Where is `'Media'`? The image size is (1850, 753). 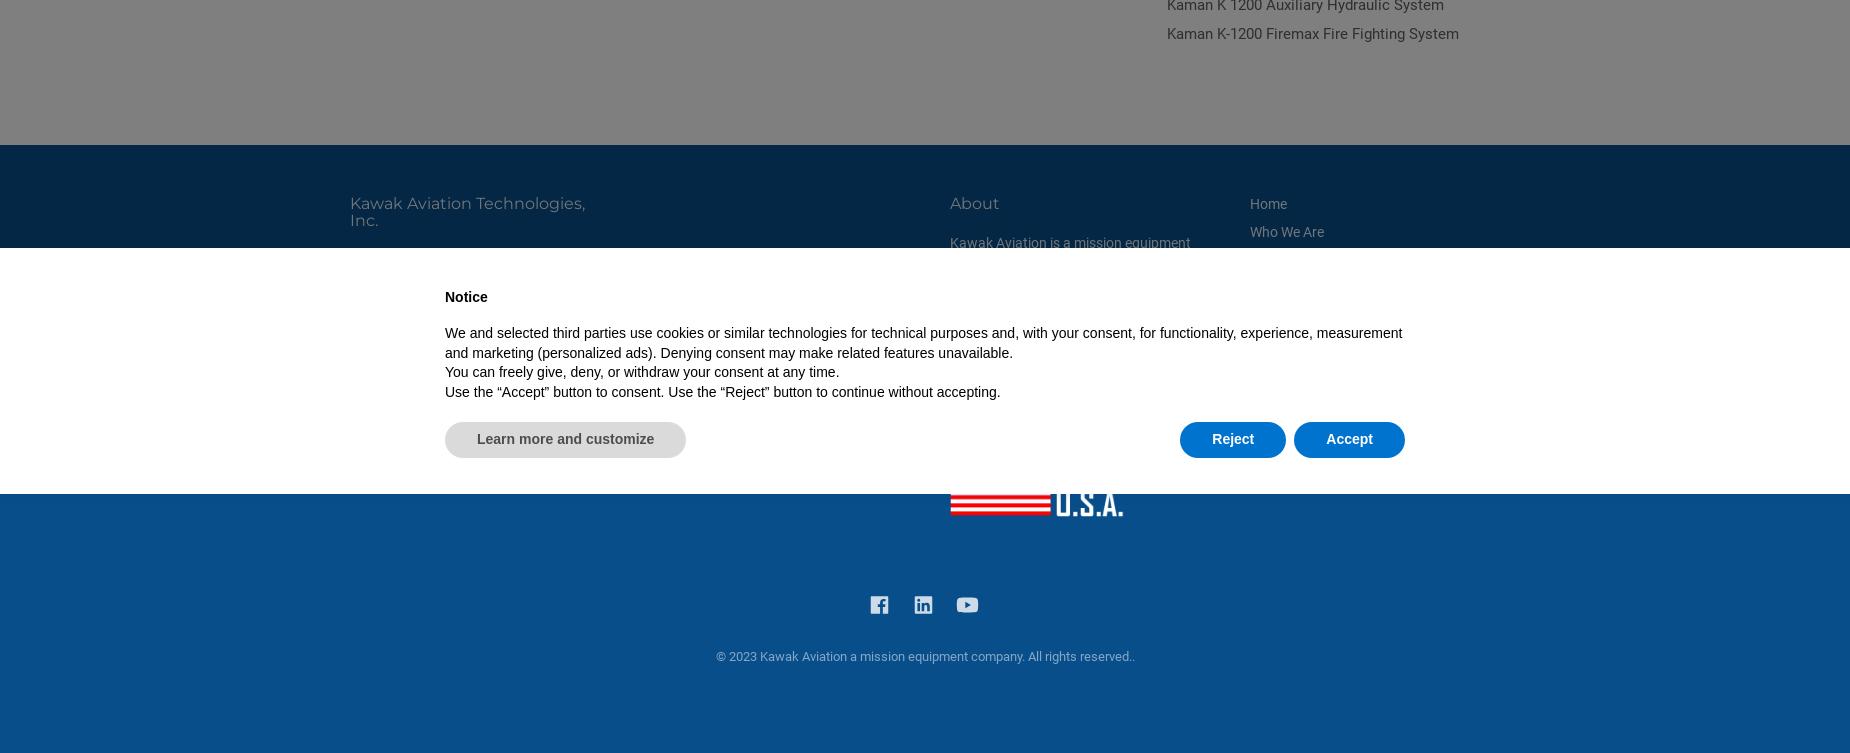 'Media' is located at coordinates (1267, 291).